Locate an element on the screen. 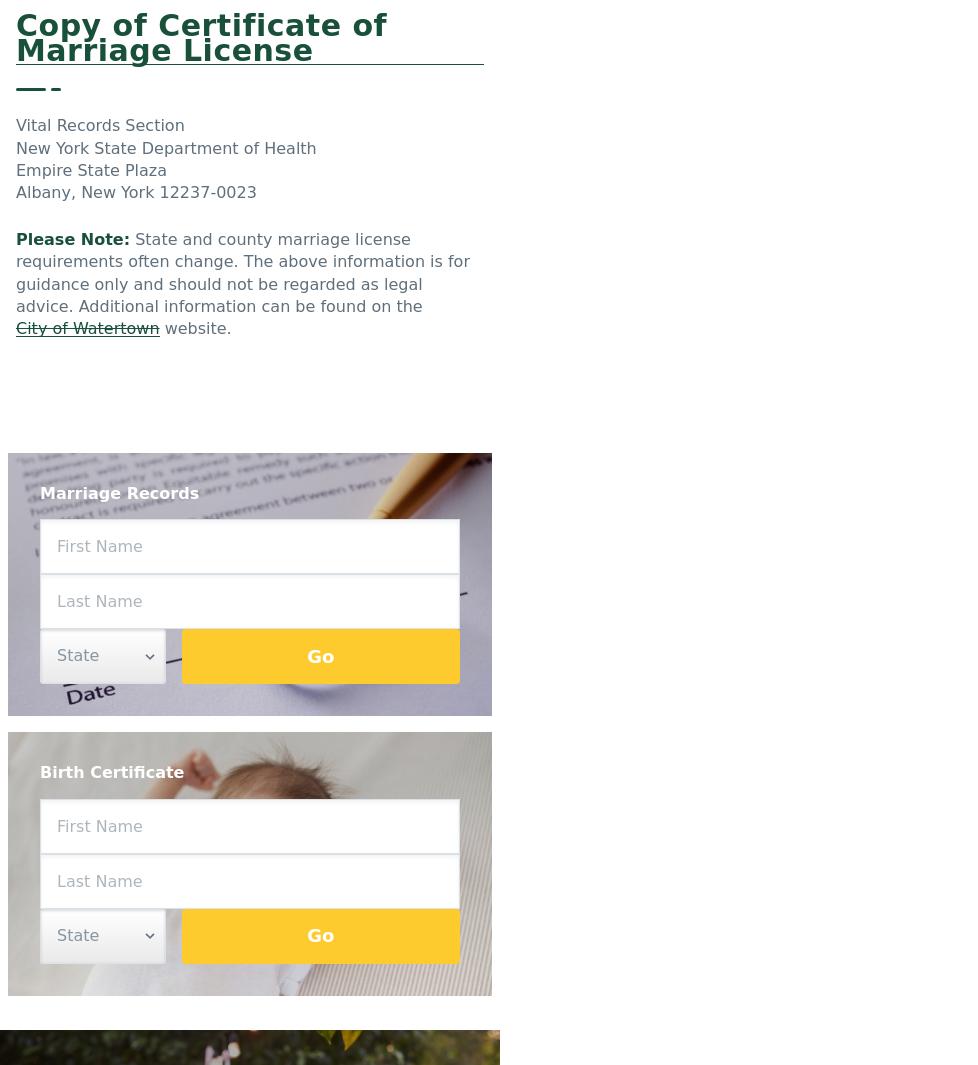 The width and height of the screenshot is (978, 1065). 'Empire State Plaza' is located at coordinates (91, 169).